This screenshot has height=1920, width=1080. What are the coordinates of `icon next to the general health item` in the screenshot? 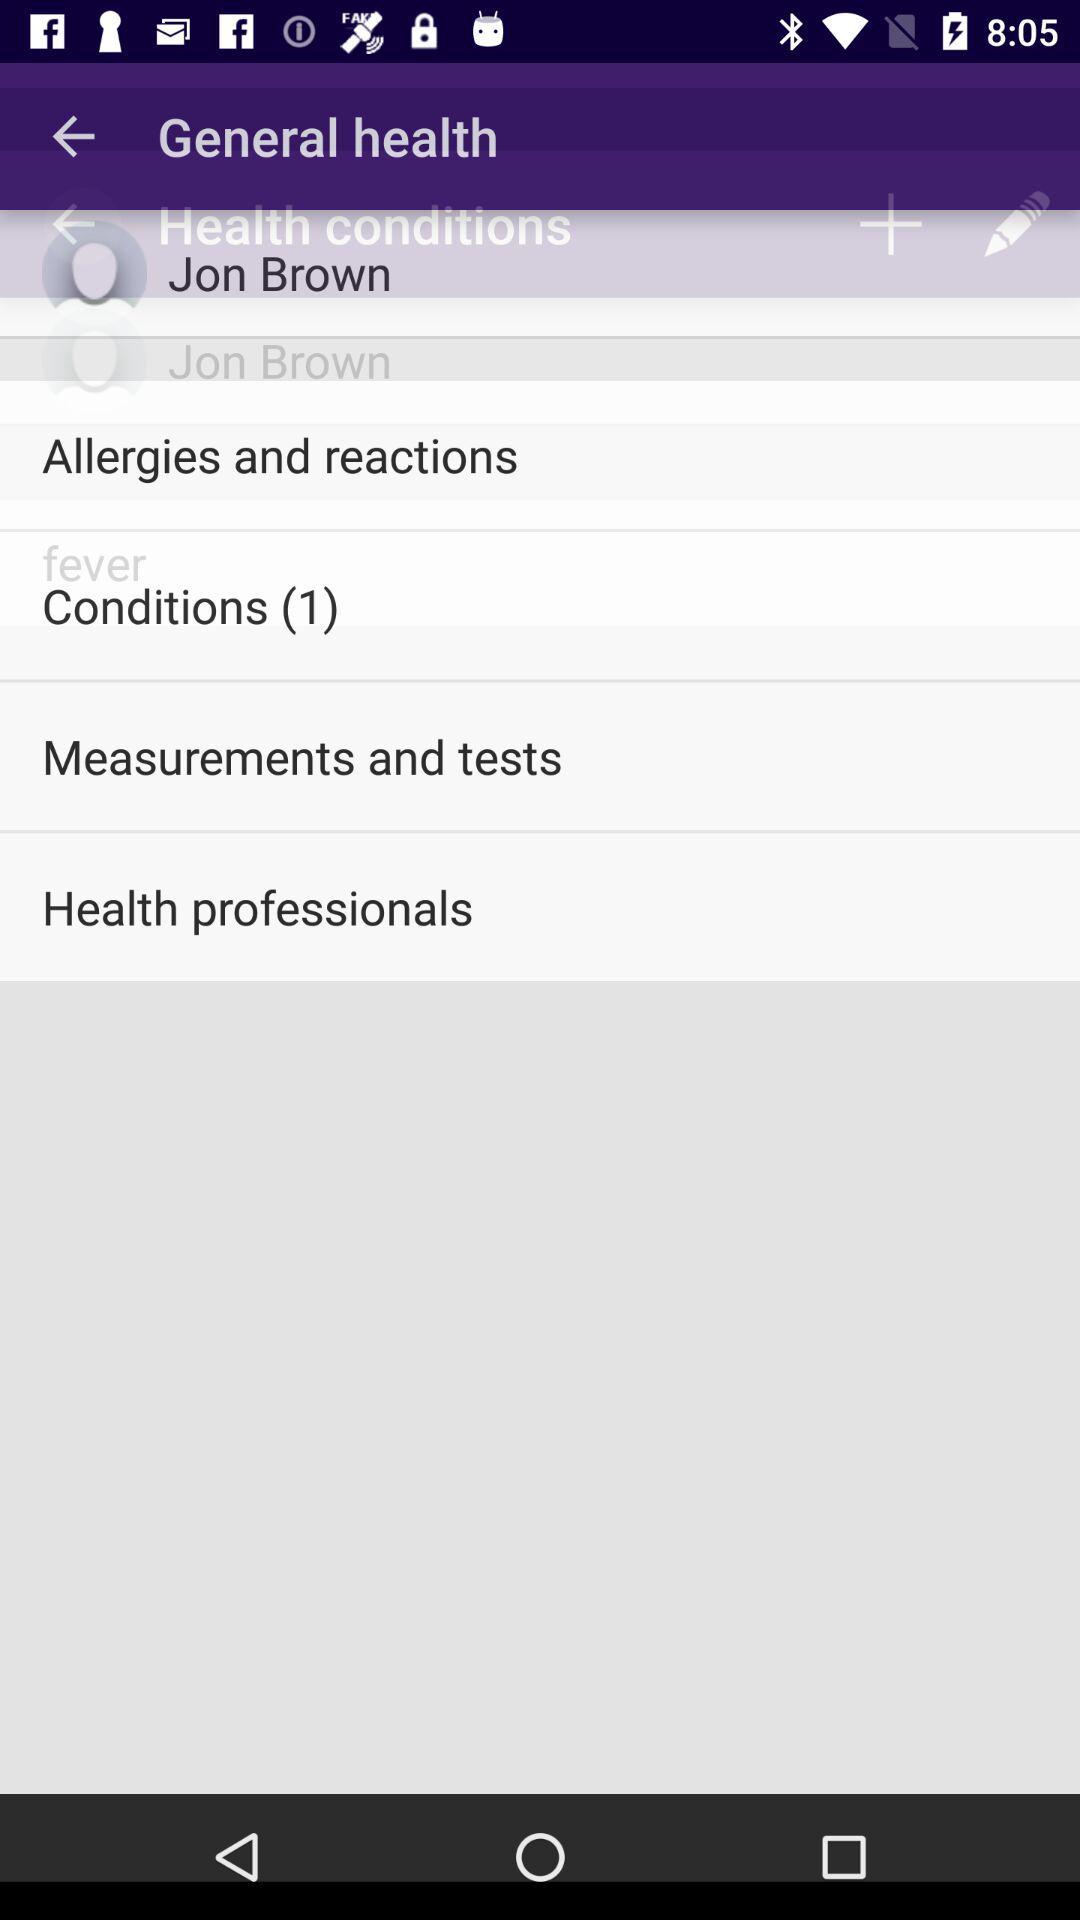 It's located at (72, 135).